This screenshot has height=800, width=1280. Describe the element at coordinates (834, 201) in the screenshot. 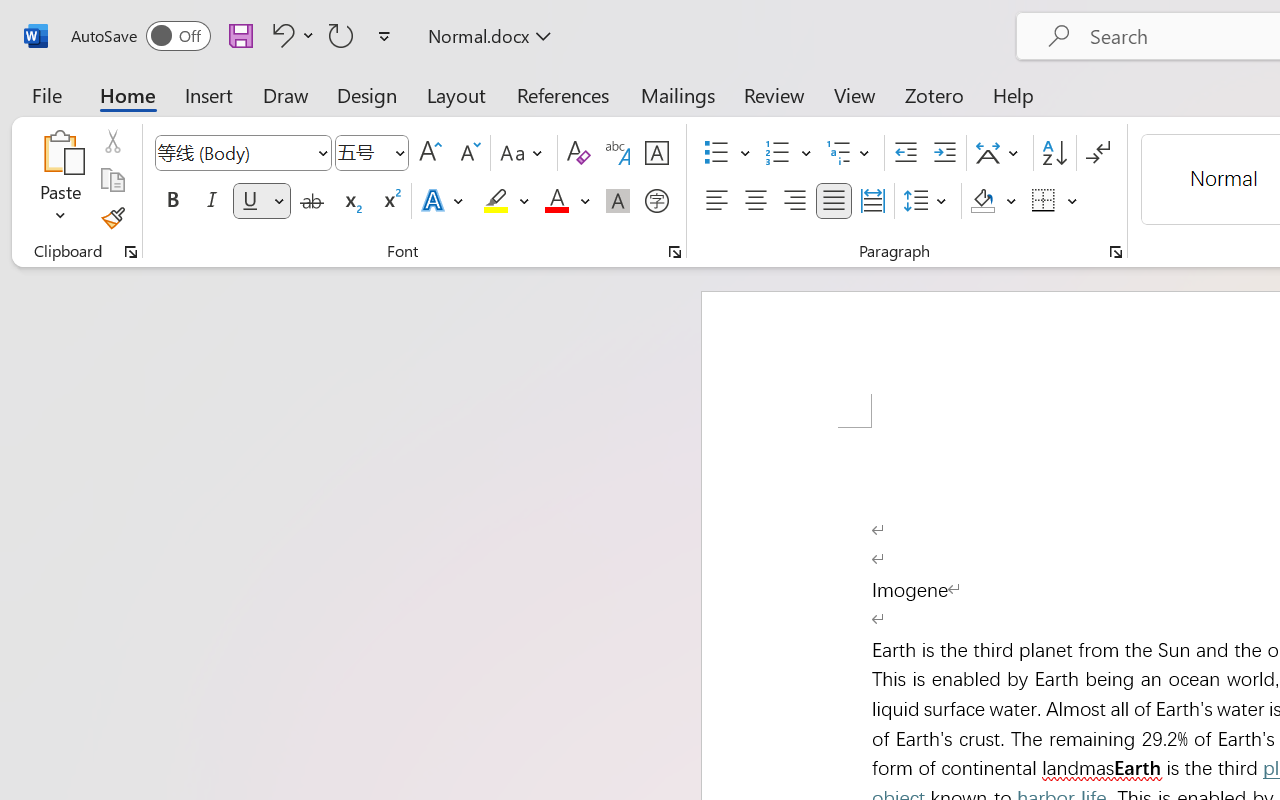

I see `'Justify'` at that location.